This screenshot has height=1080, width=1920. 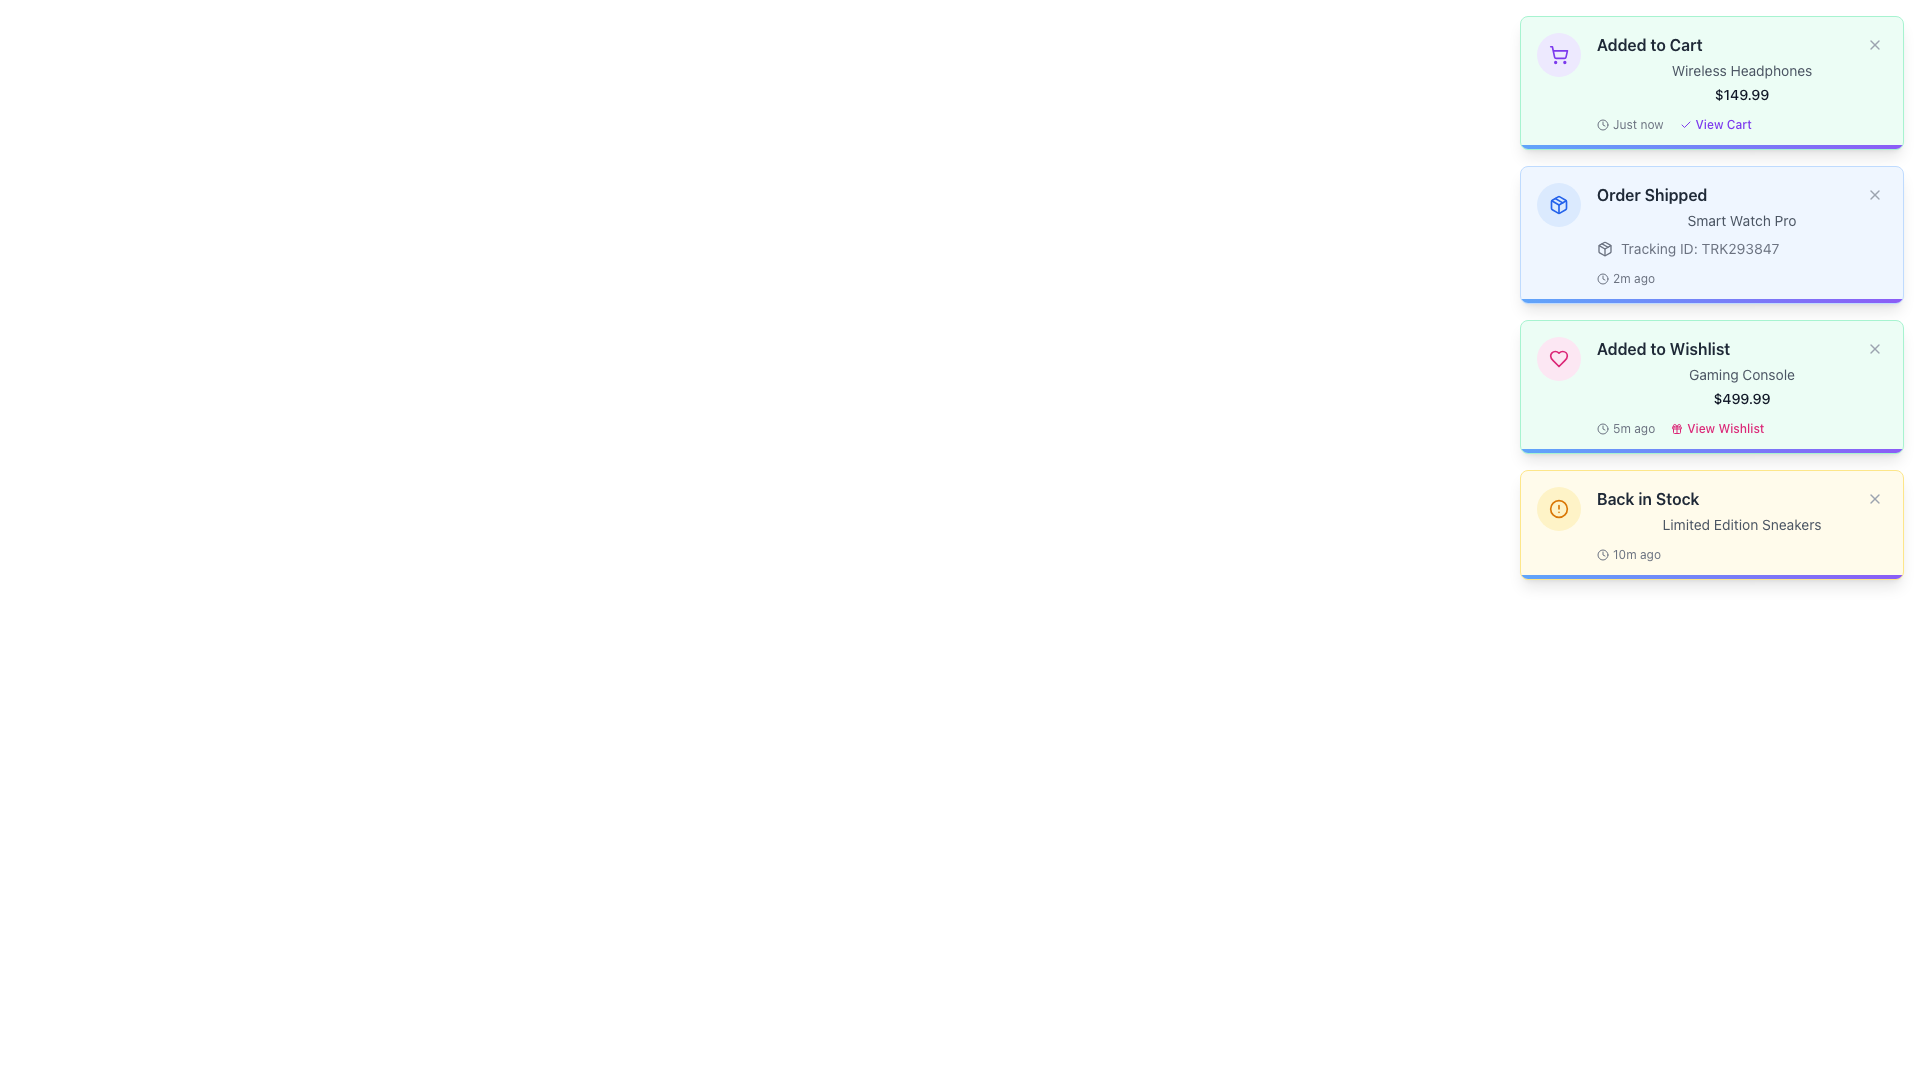 I want to click on the notification card with a light green background that displays 'Added to Wishlist' in bold dark text, followed by 'Gaming Console' and the price '$499.99', so click(x=1741, y=386).